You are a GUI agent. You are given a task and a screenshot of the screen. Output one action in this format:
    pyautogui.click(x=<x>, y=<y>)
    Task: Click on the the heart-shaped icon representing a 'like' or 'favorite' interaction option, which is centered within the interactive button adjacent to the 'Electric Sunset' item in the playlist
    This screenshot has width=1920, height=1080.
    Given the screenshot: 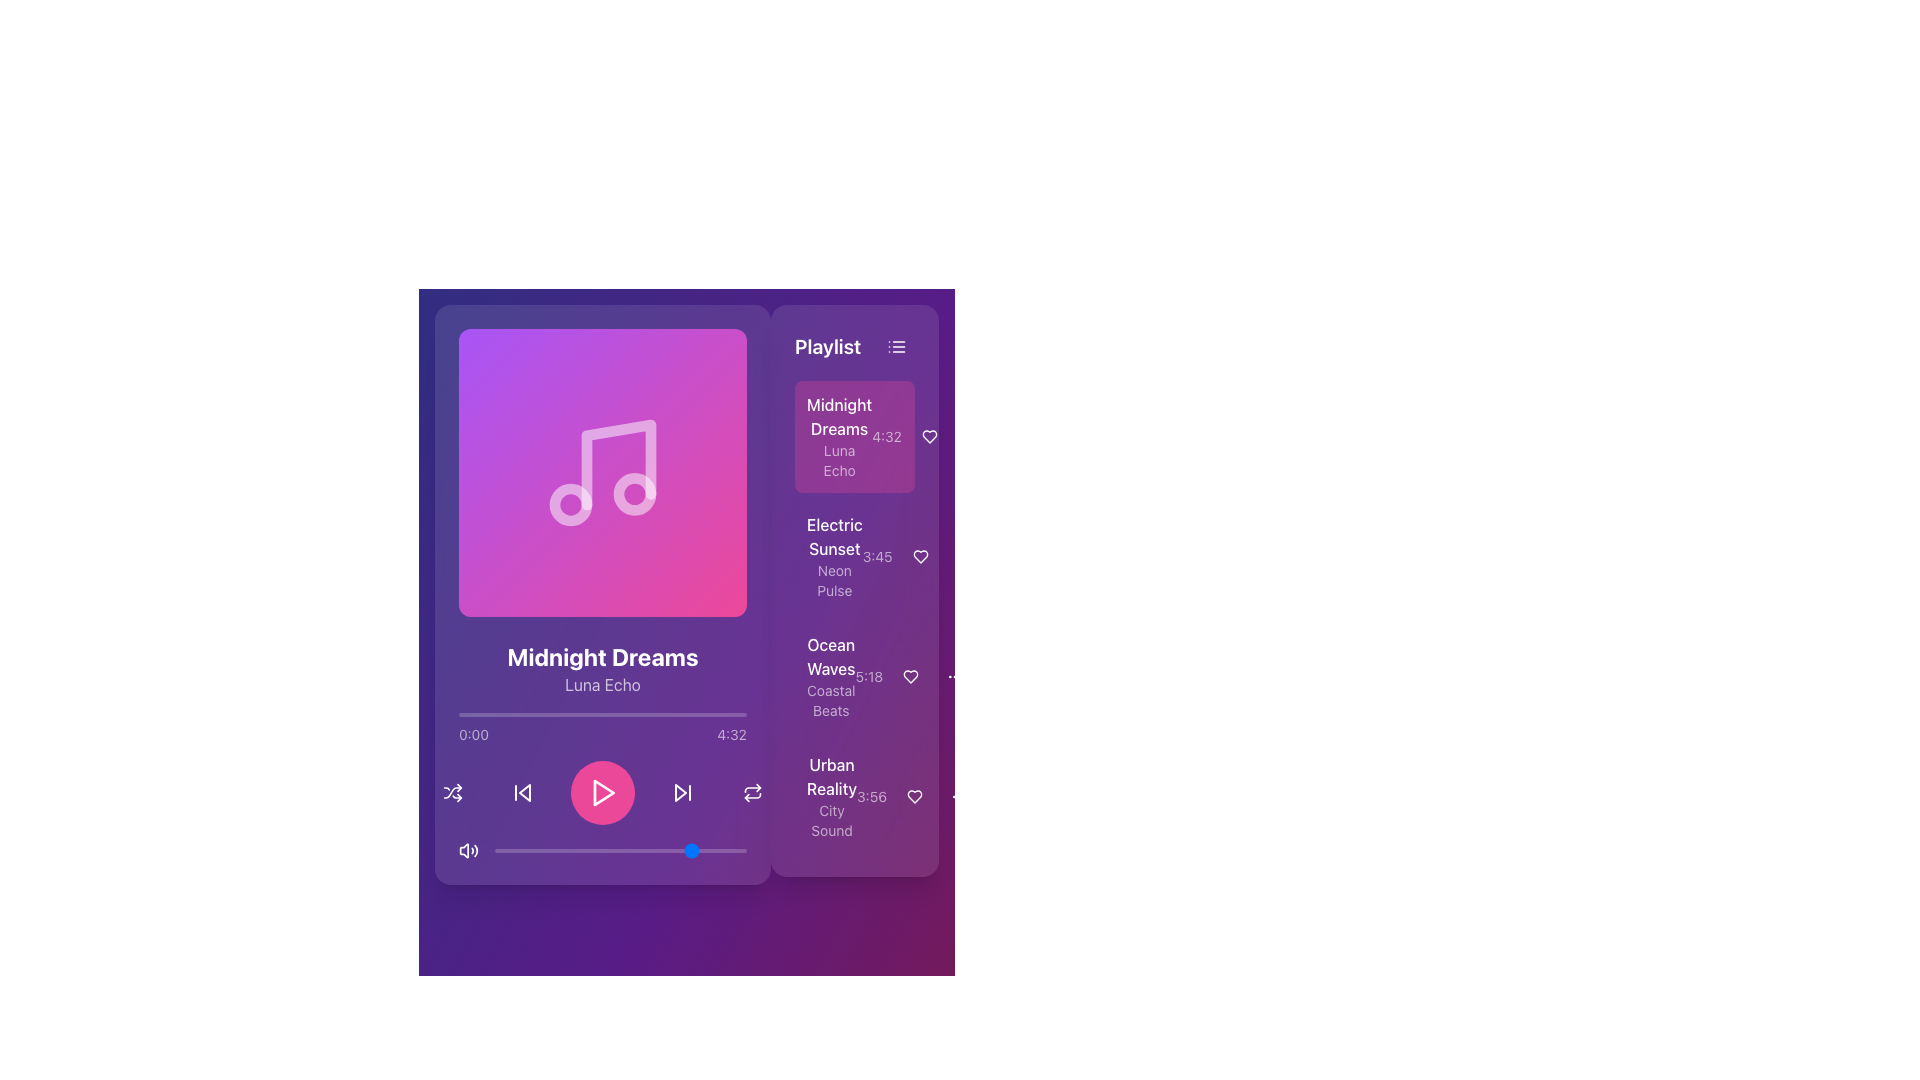 What is the action you would take?
    pyautogui.click(x=919, y=556)
    